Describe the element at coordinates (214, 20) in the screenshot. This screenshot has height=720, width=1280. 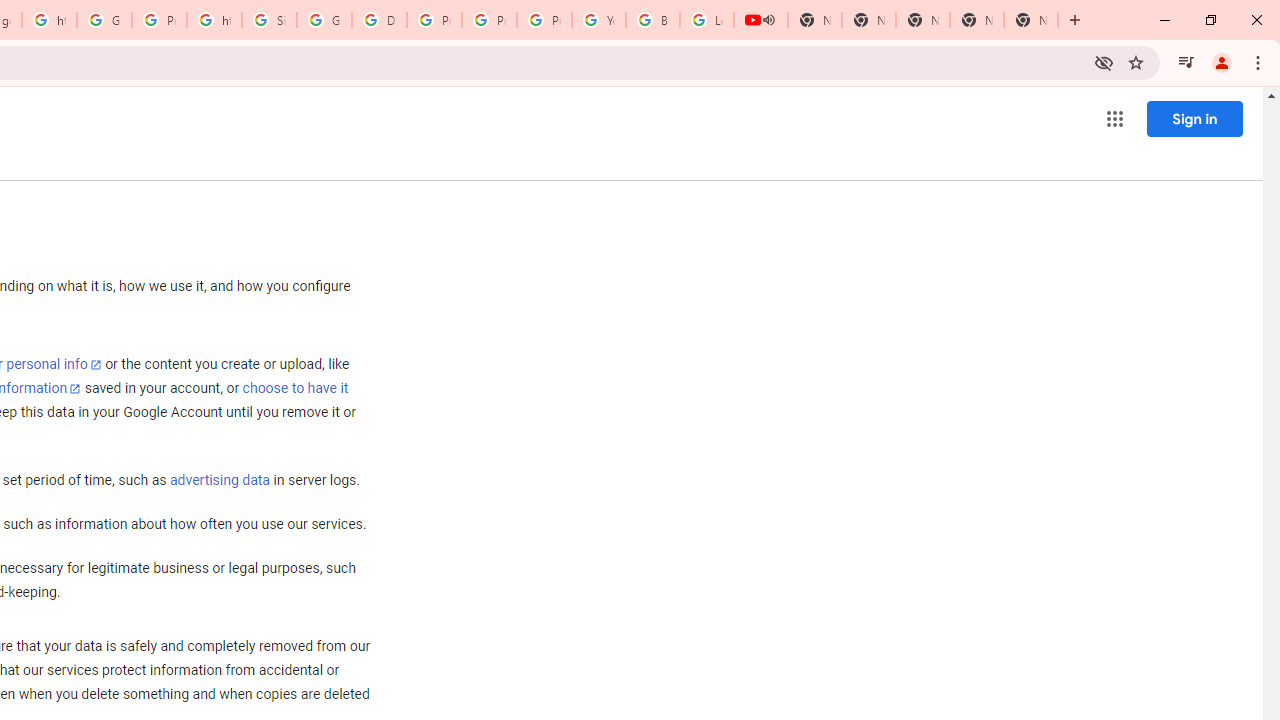
I see `'https://scholar.google.com/'` at that location.